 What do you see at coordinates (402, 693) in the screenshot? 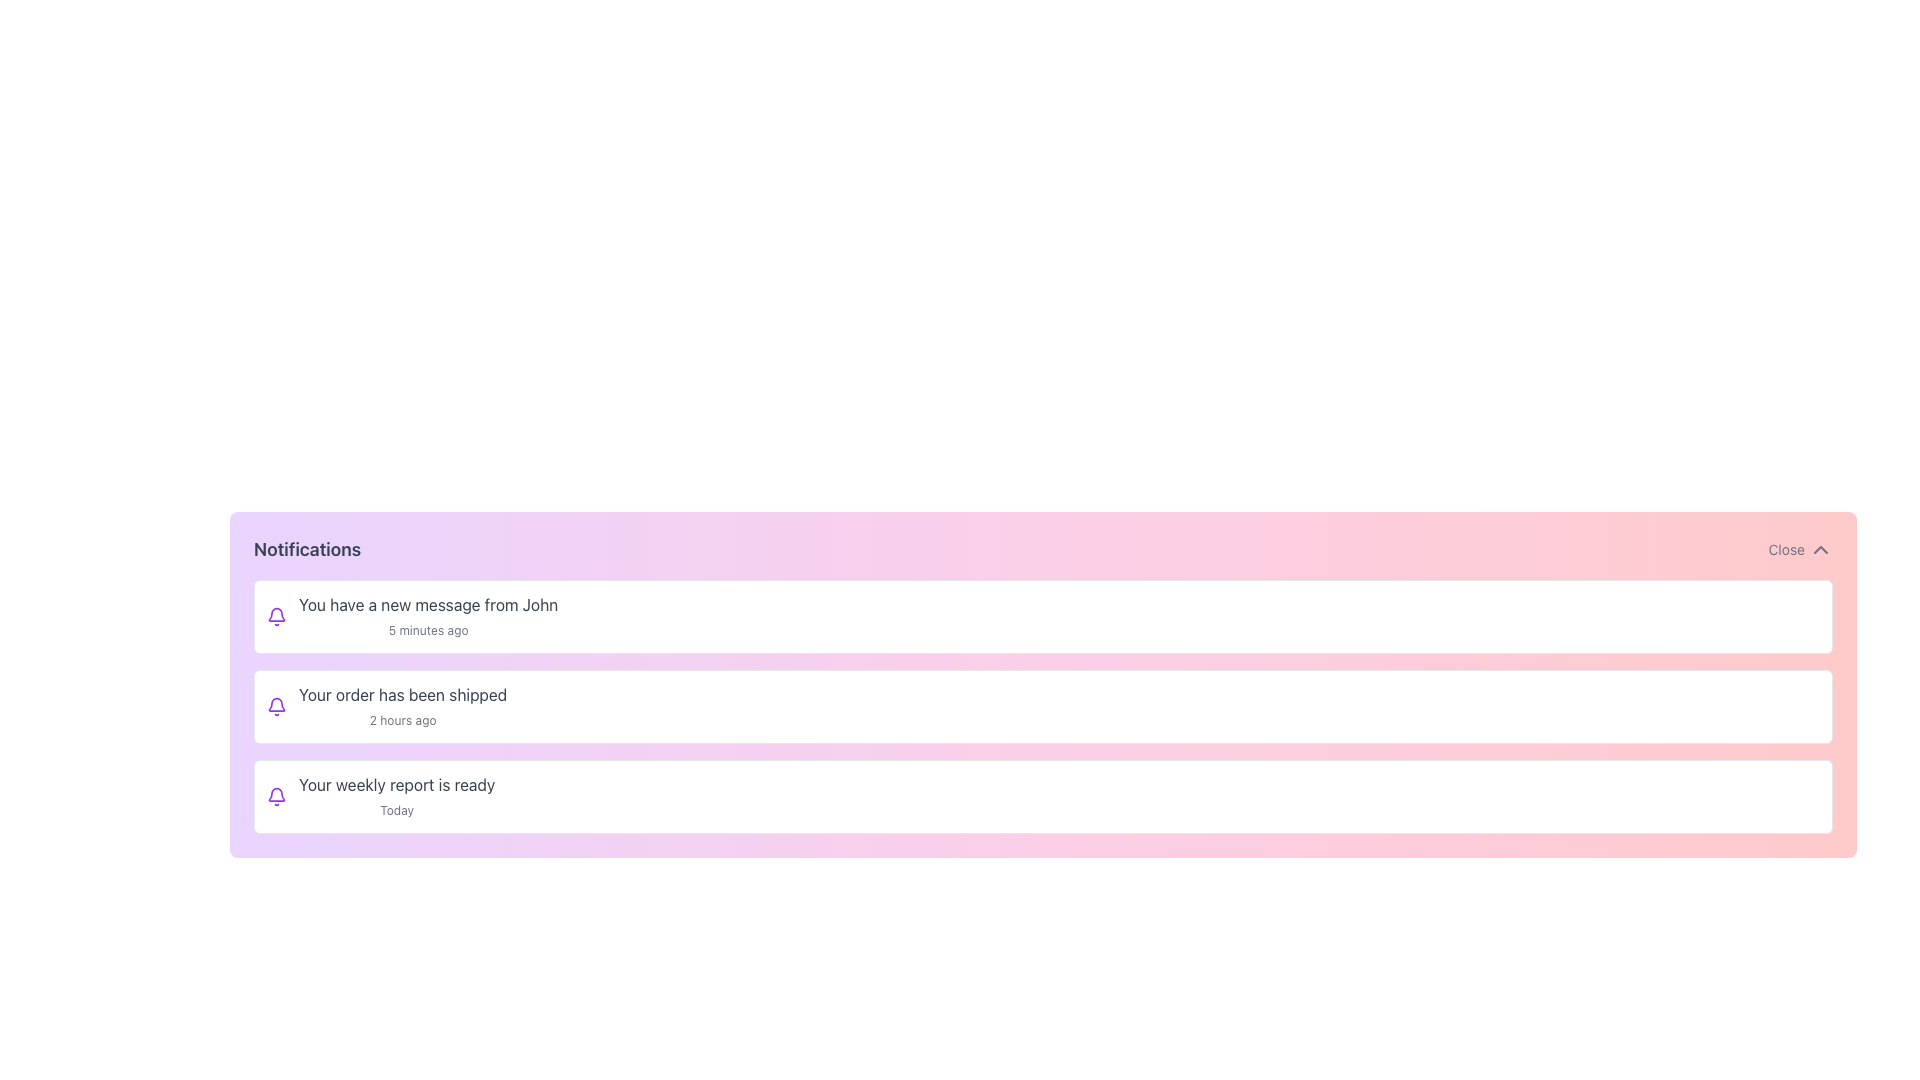
I see `the Text Label that communicates the shipping status of an order, located in the Notifications section as the second notification in the list` at bounding box center [402, 693].